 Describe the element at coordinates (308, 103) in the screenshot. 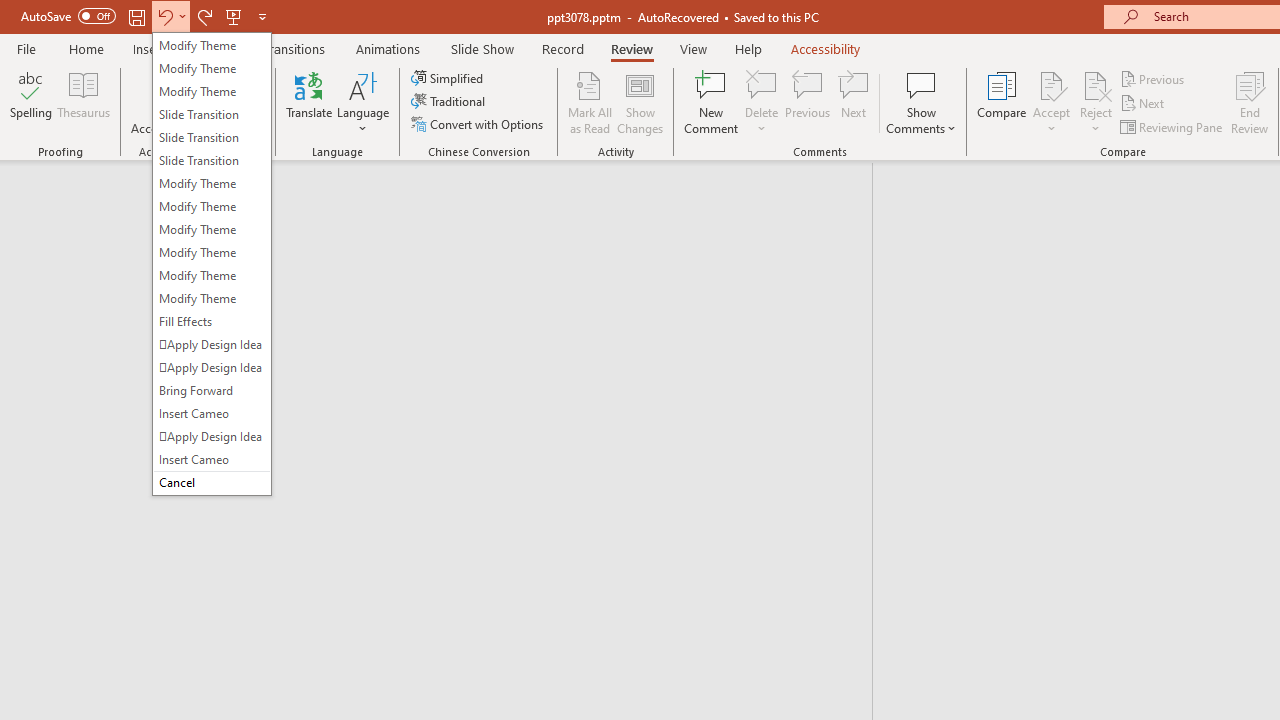

I see `'Translate'` at that location.